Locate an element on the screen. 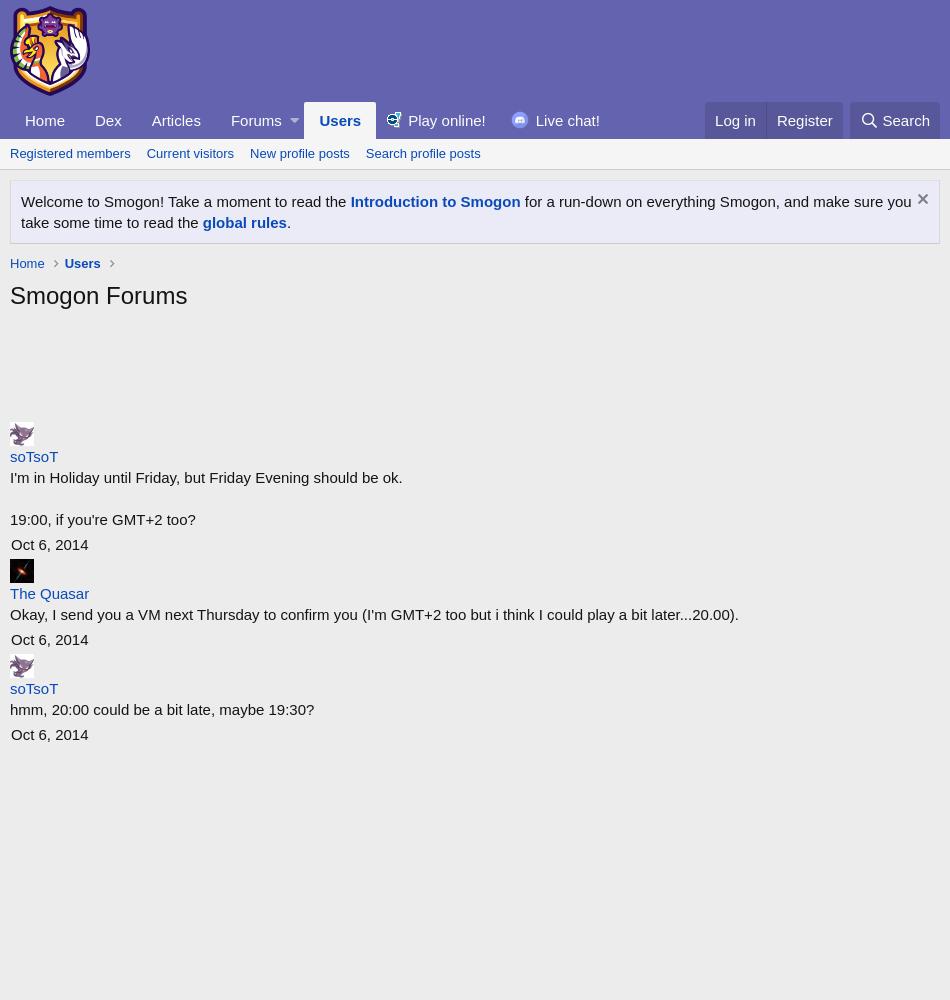 Image resolution: width=950 pixels, height=1000 pixels. 'Welcome to Smogon! Take a moment to read the' is located at coordinates (20, 200).